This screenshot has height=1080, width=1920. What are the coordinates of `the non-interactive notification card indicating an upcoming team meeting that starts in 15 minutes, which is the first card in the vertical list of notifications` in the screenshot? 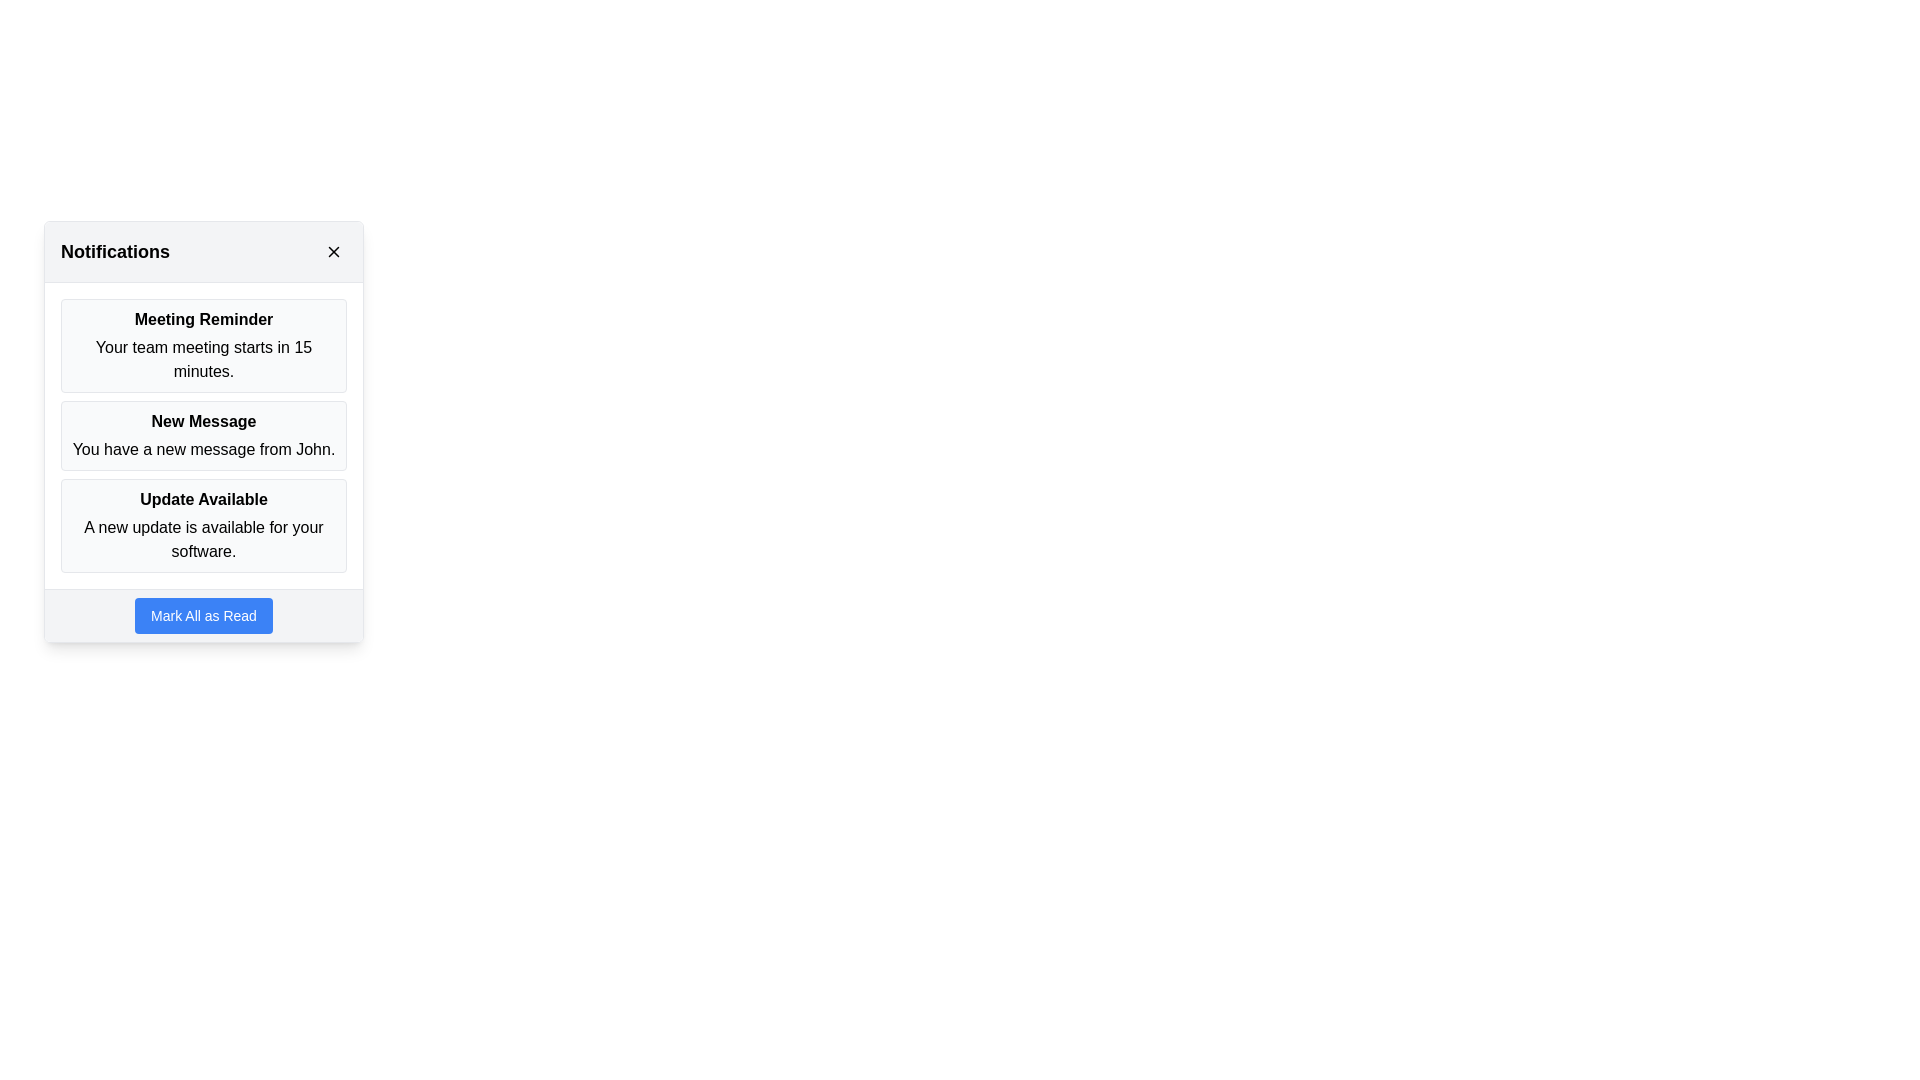 It's located at (203, 345).